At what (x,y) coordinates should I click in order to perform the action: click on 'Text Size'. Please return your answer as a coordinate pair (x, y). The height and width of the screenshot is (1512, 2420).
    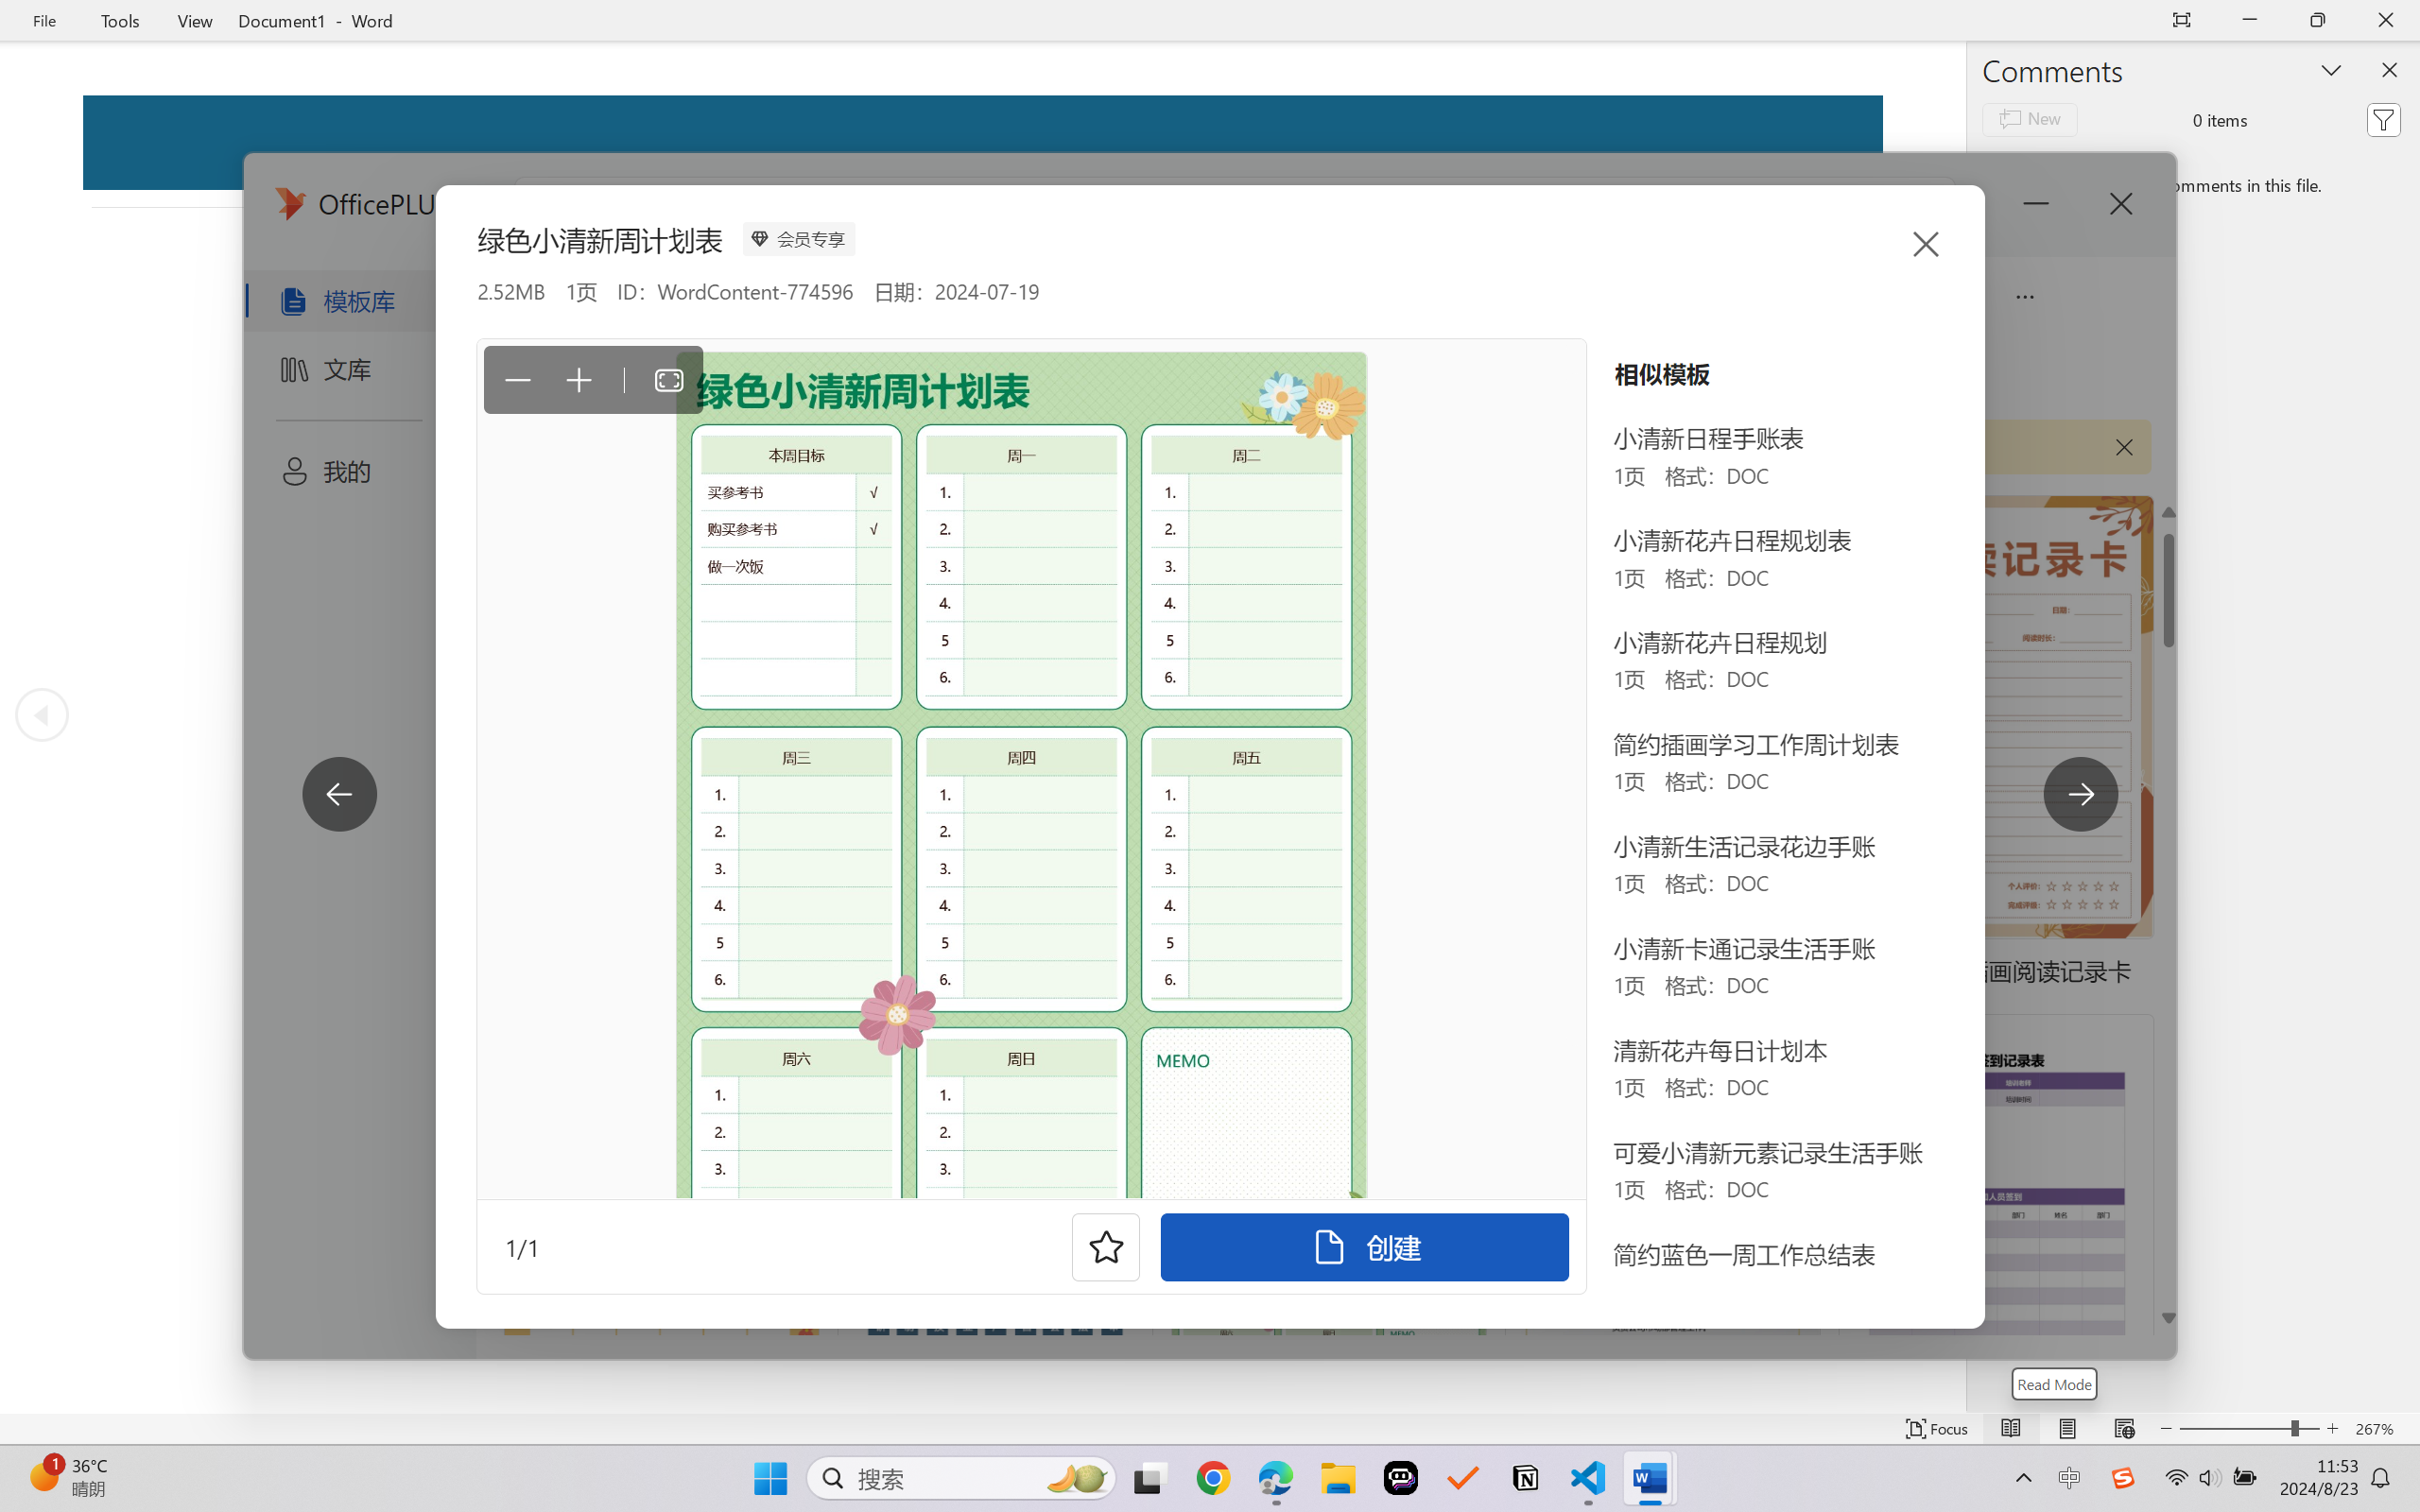
    Looking at the image, I should click on (2249, 1428).